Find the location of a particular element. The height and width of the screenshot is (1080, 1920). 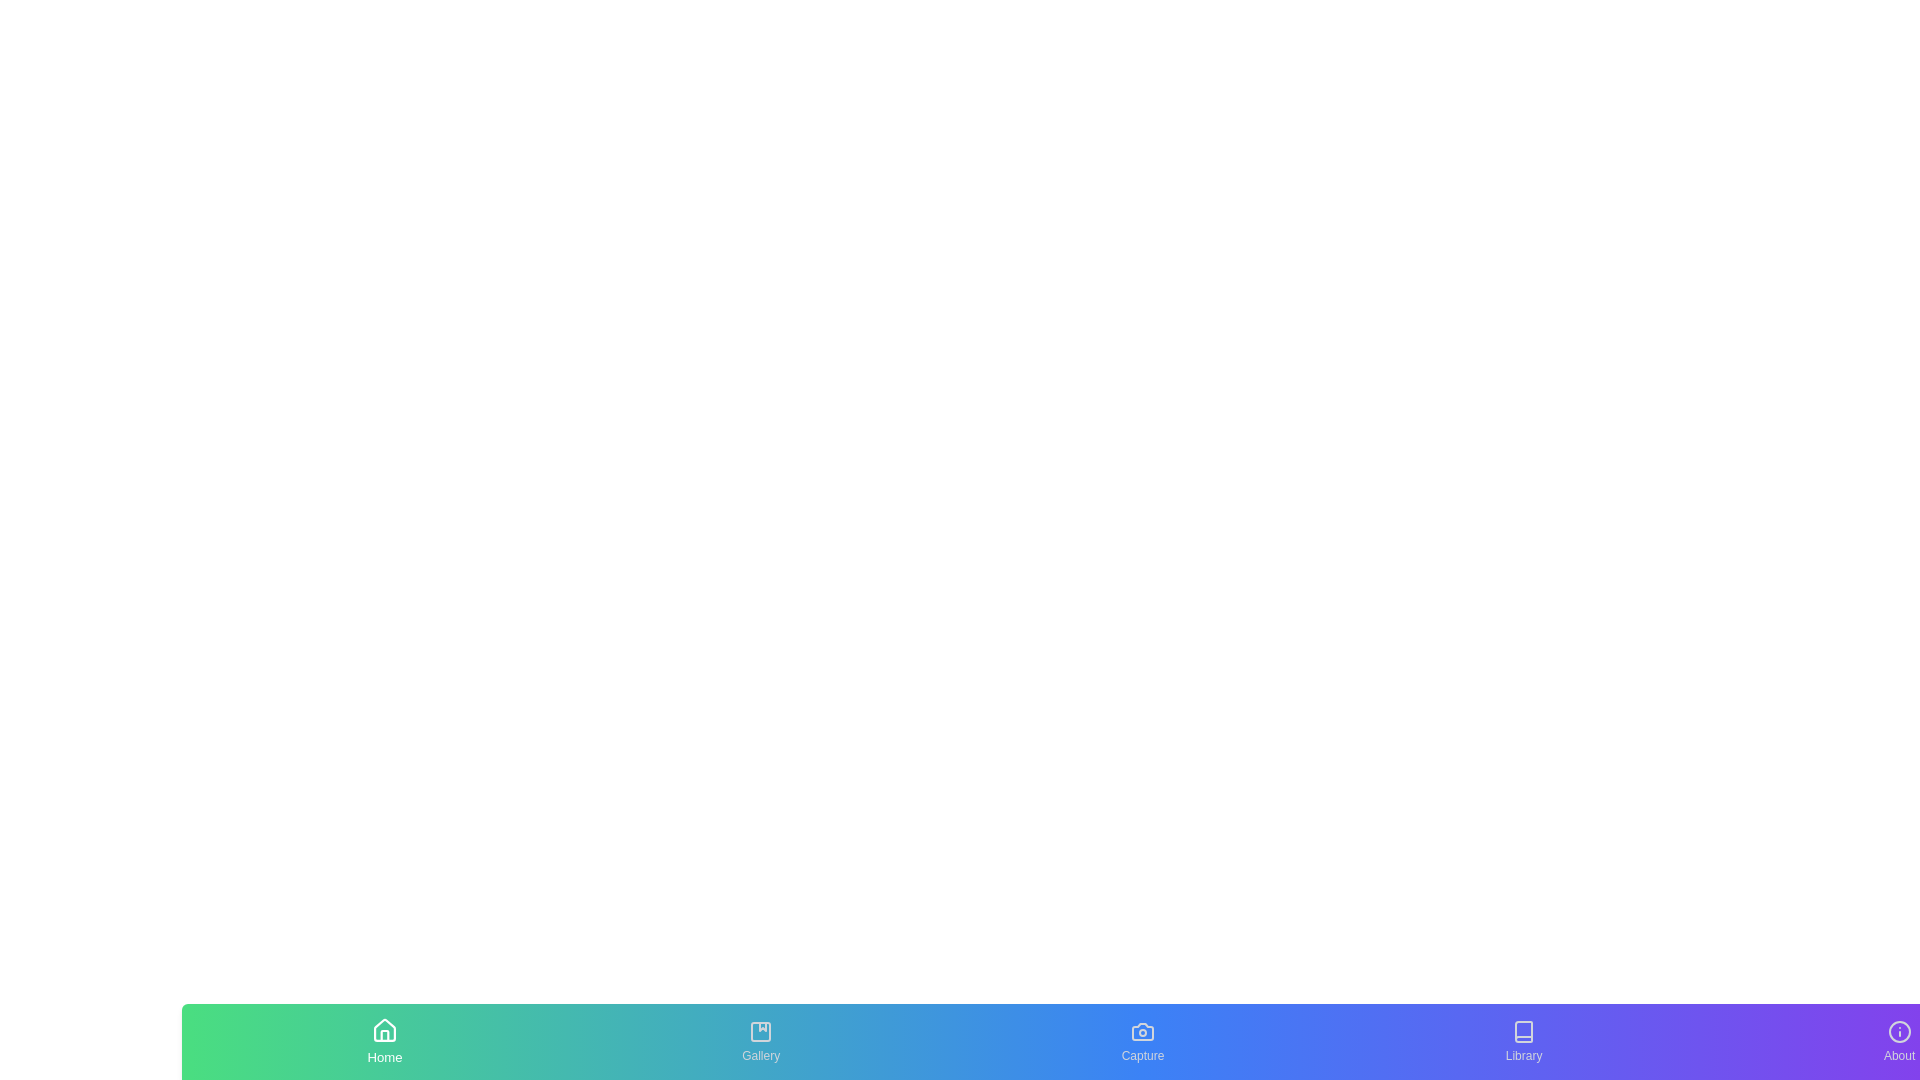

the Library tab is located at coordinates (1522, 1040).